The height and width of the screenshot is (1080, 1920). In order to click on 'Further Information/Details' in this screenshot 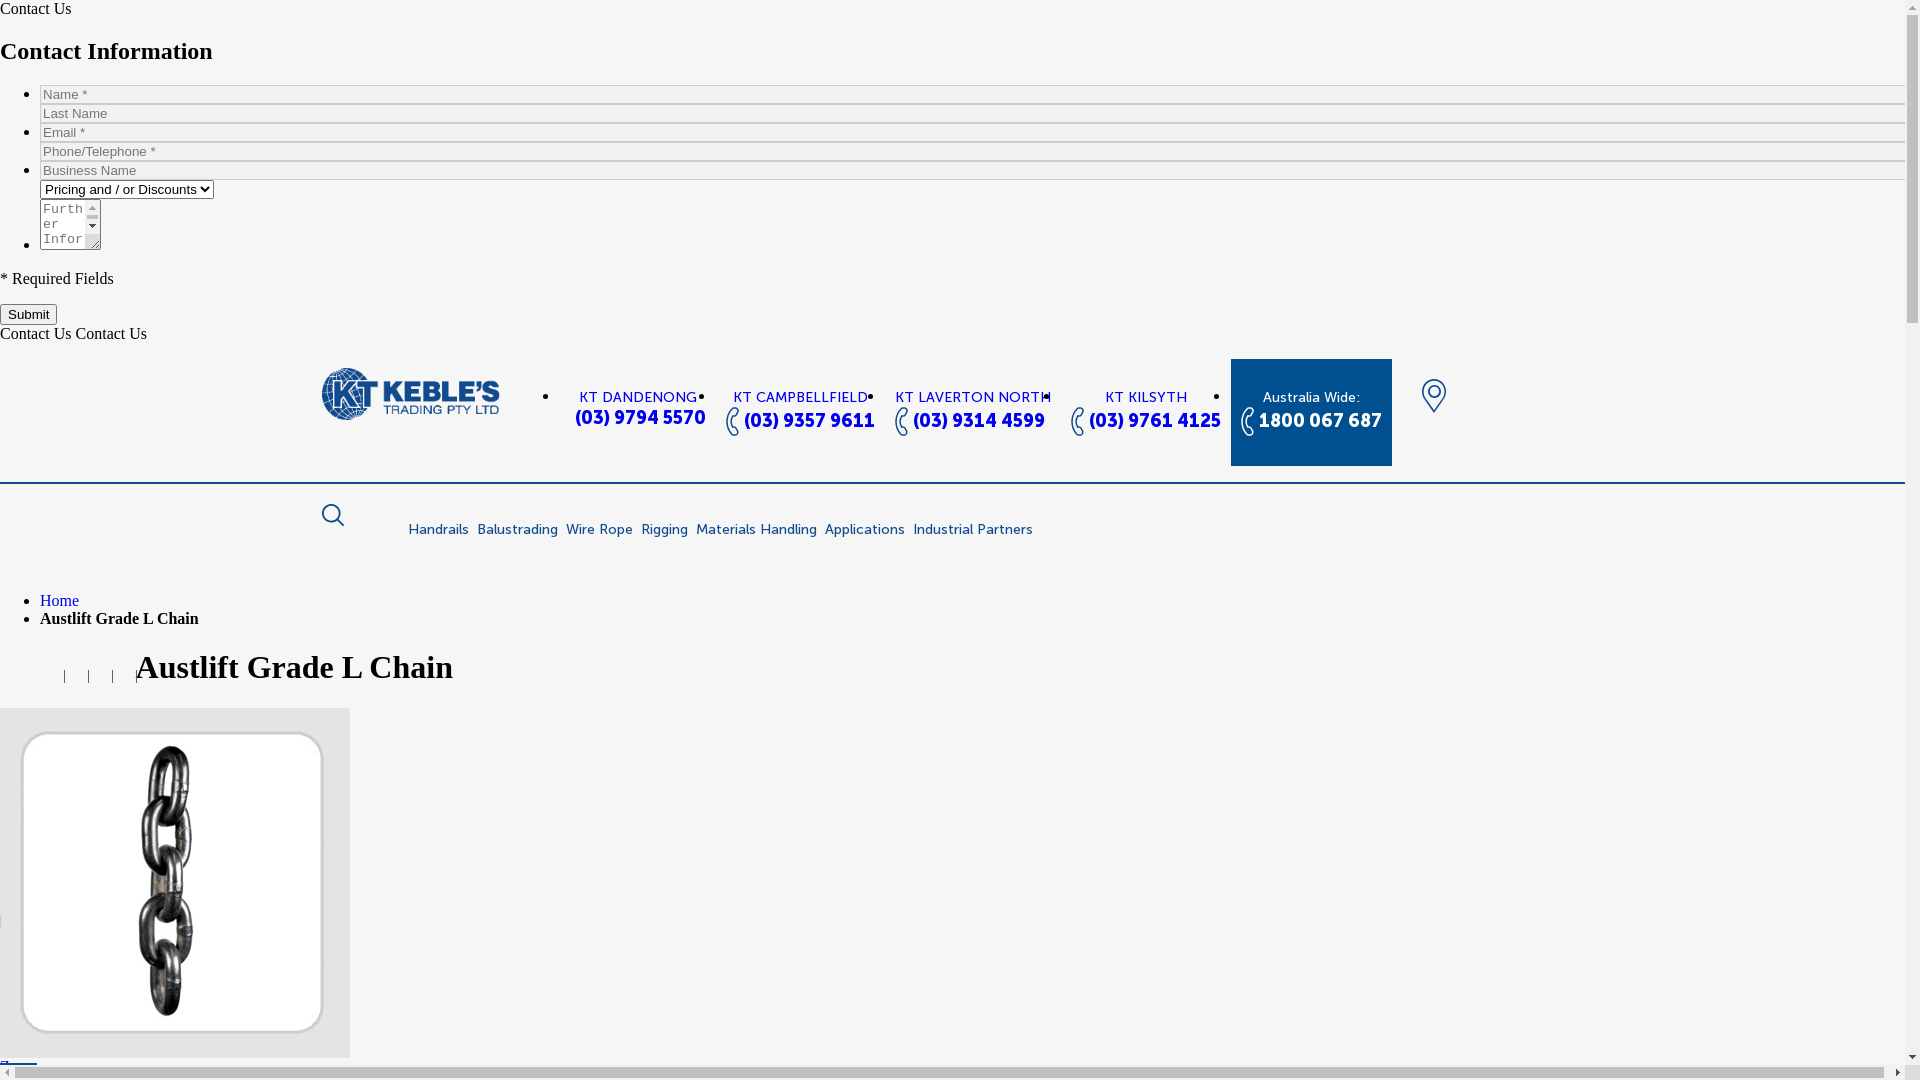, I will do `click(39, 224)`.